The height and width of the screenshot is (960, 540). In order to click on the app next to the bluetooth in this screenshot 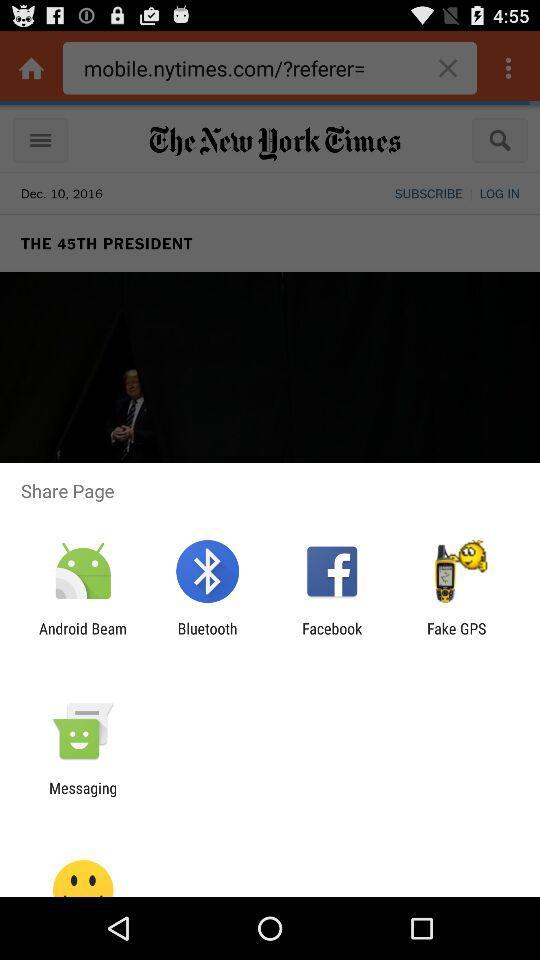, I will do `click(332, 636)`.